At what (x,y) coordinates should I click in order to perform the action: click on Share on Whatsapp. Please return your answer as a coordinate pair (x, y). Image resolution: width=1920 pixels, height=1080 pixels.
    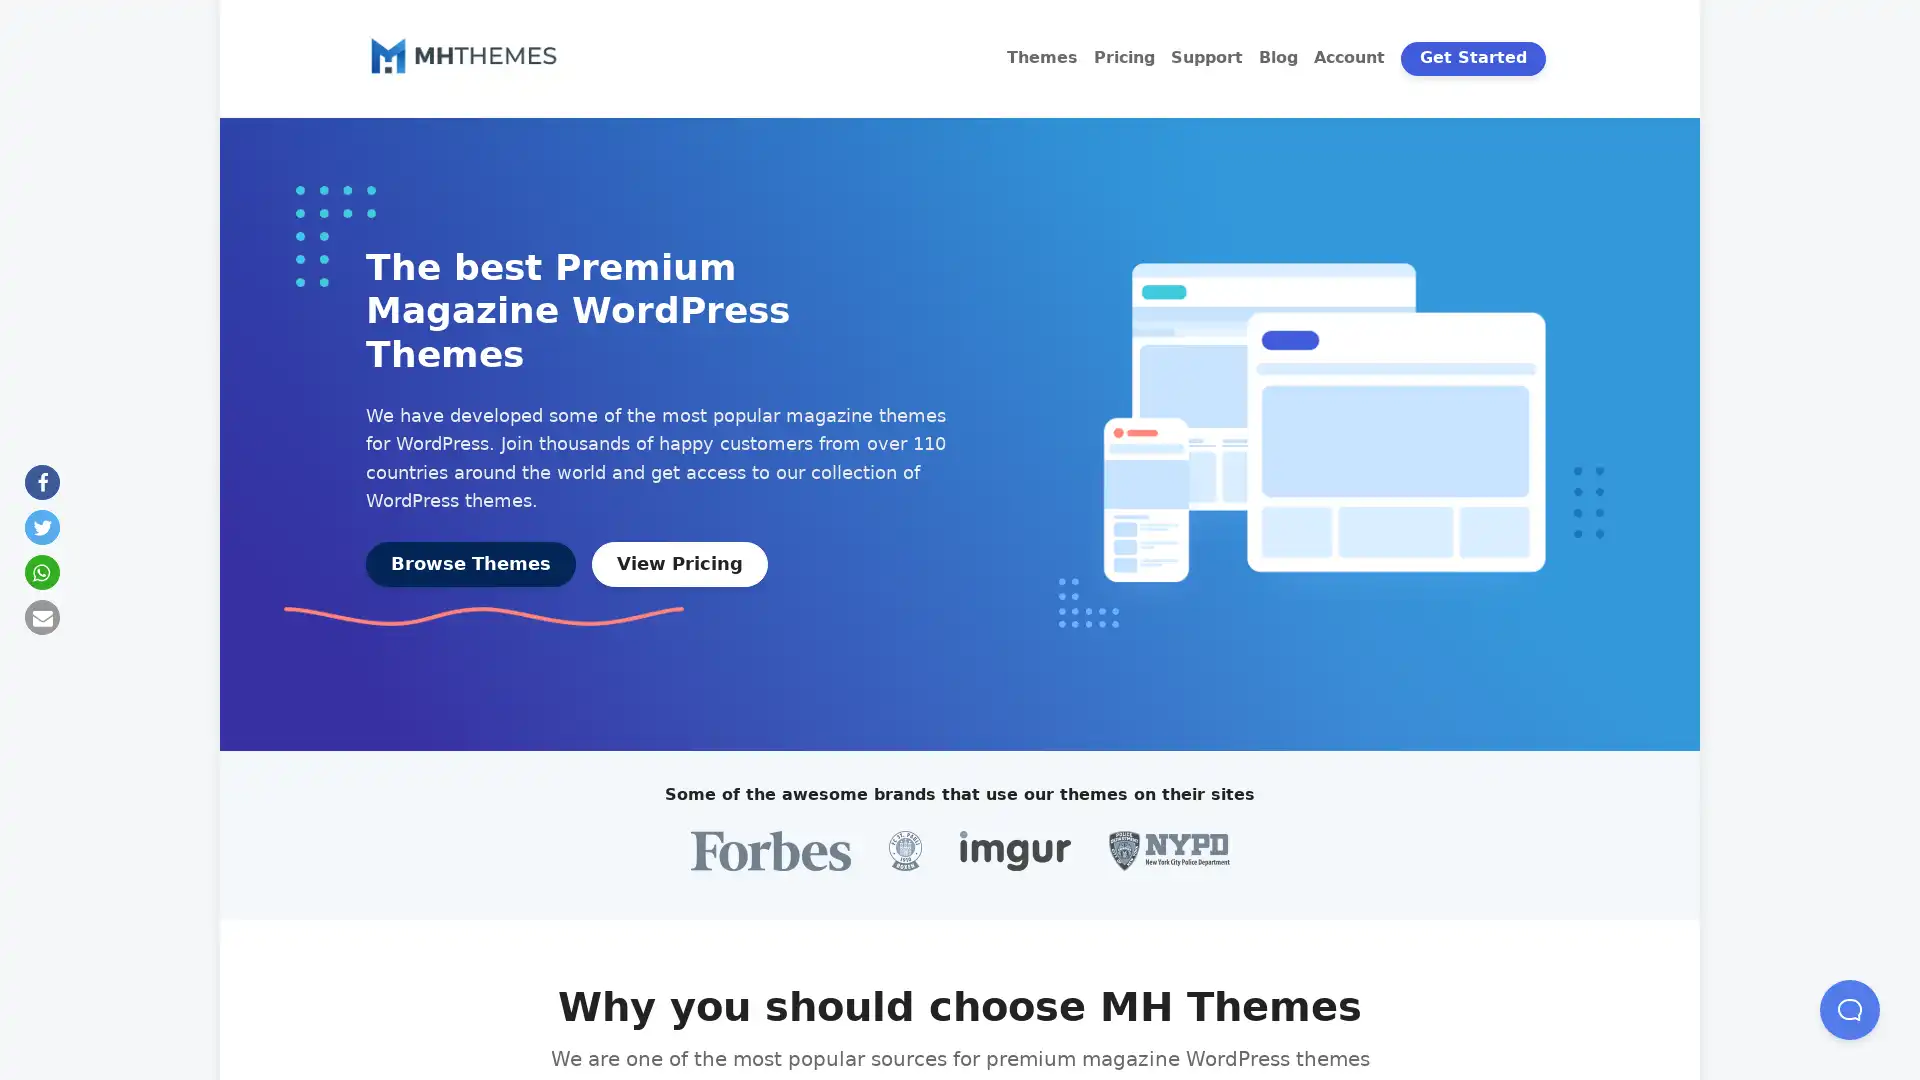
    Looking at the image, I should click on (42, 572).